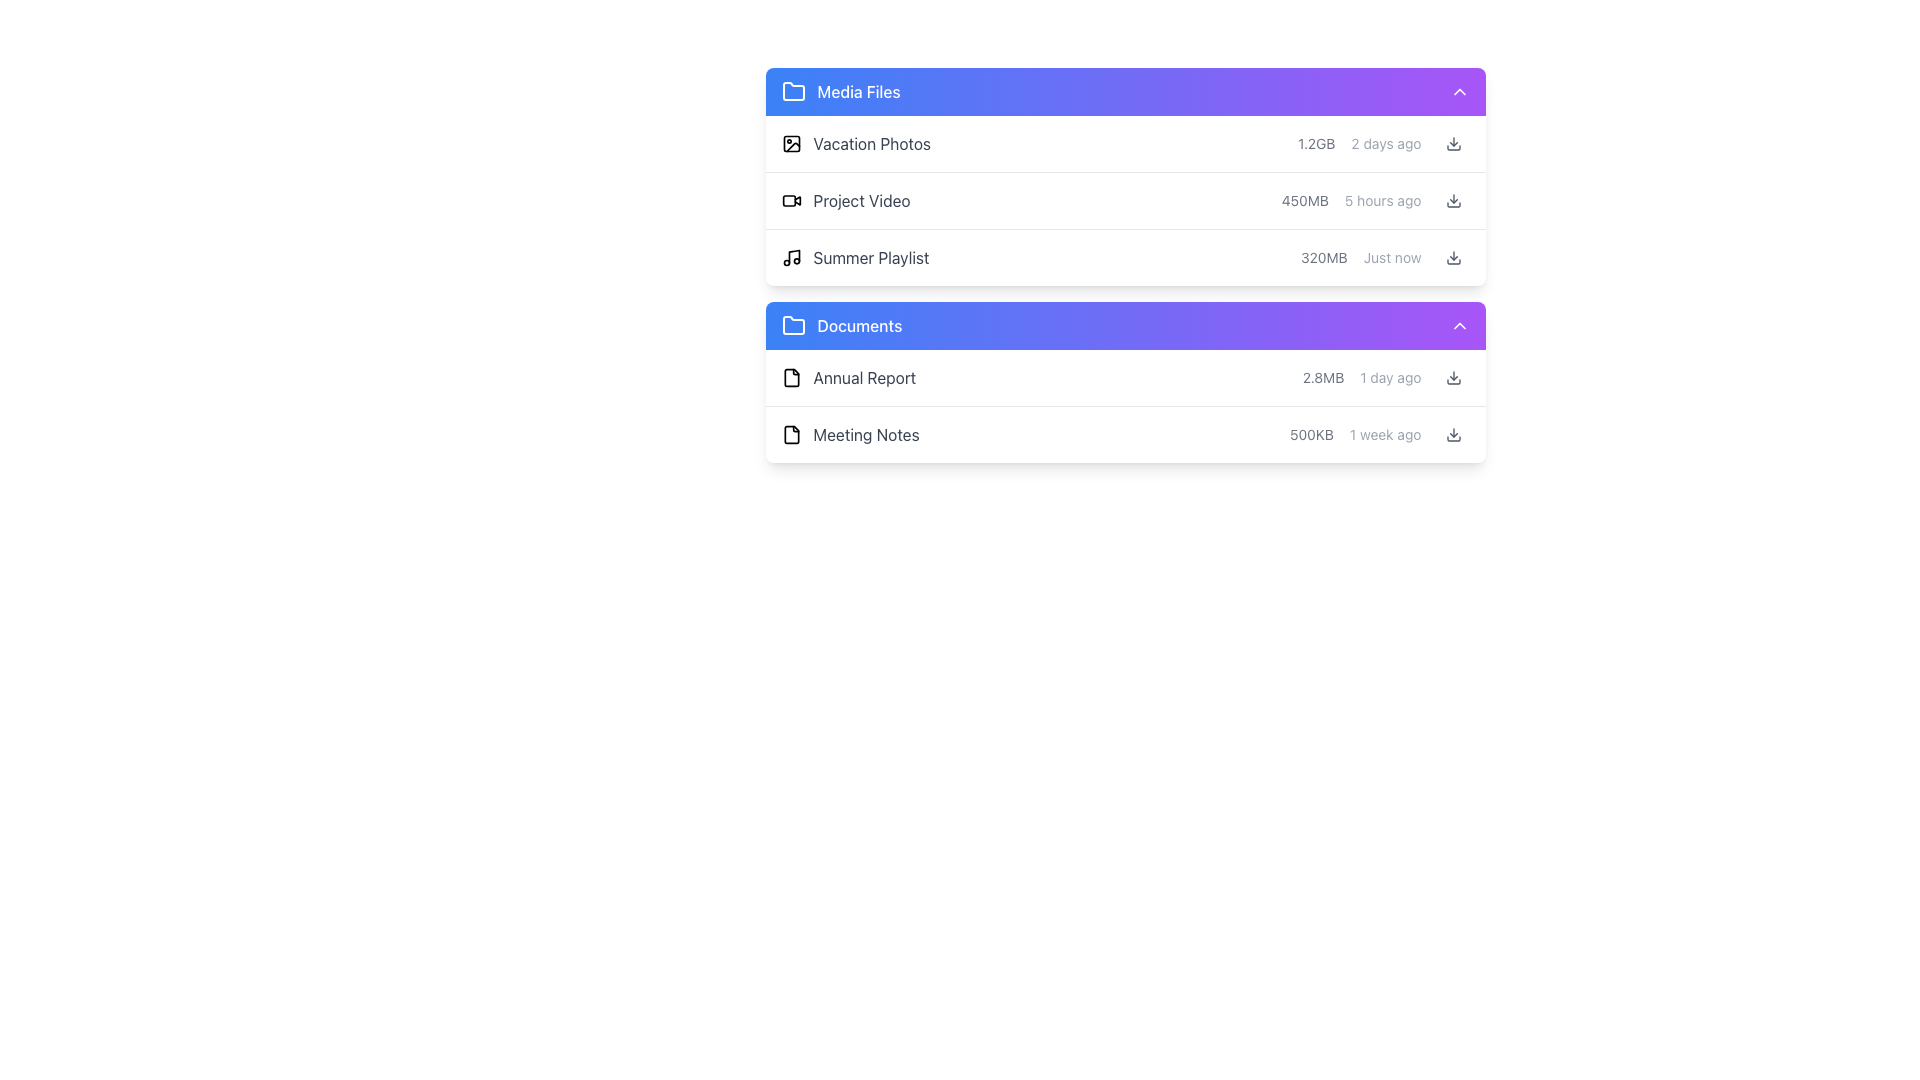  Describe the element at coordinates (862, 200) in the screenshot. I see `the text label displaying 'Project Video', styled in a gray font and positioned to the right of the video file icon, which is the second item in the 'Media Files' section` at that location.